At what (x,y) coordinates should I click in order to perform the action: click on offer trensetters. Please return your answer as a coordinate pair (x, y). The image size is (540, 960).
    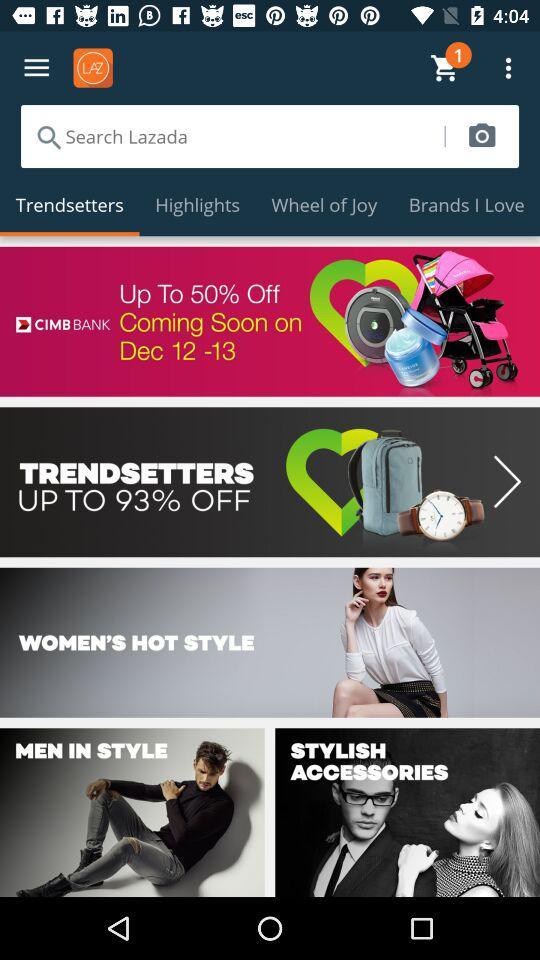
    Looking at the image, I should click on (270, 481).